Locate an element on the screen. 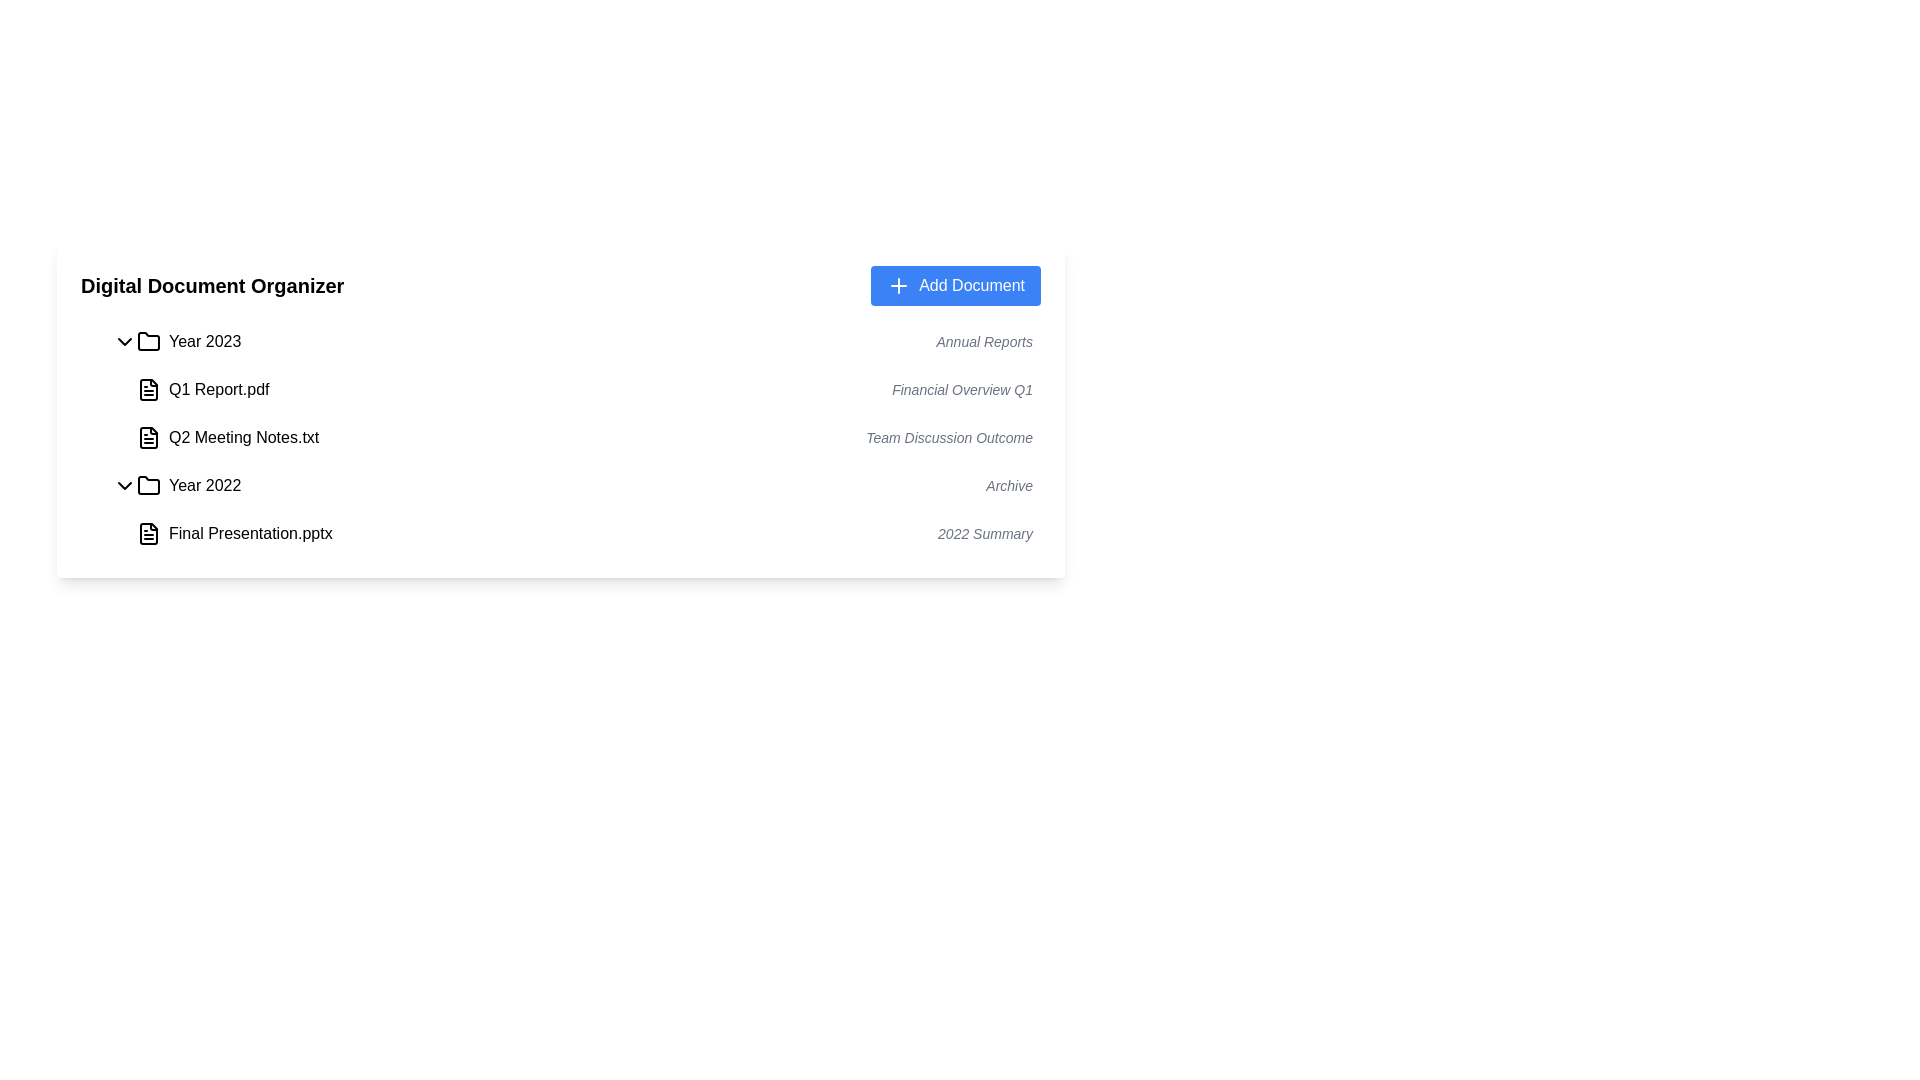  the List item representing the file 'Final Presentation.pptx' with description '2022 Summary', located in the fourth row under the 'Year 2022' folder is located at coordinates (571, 508).